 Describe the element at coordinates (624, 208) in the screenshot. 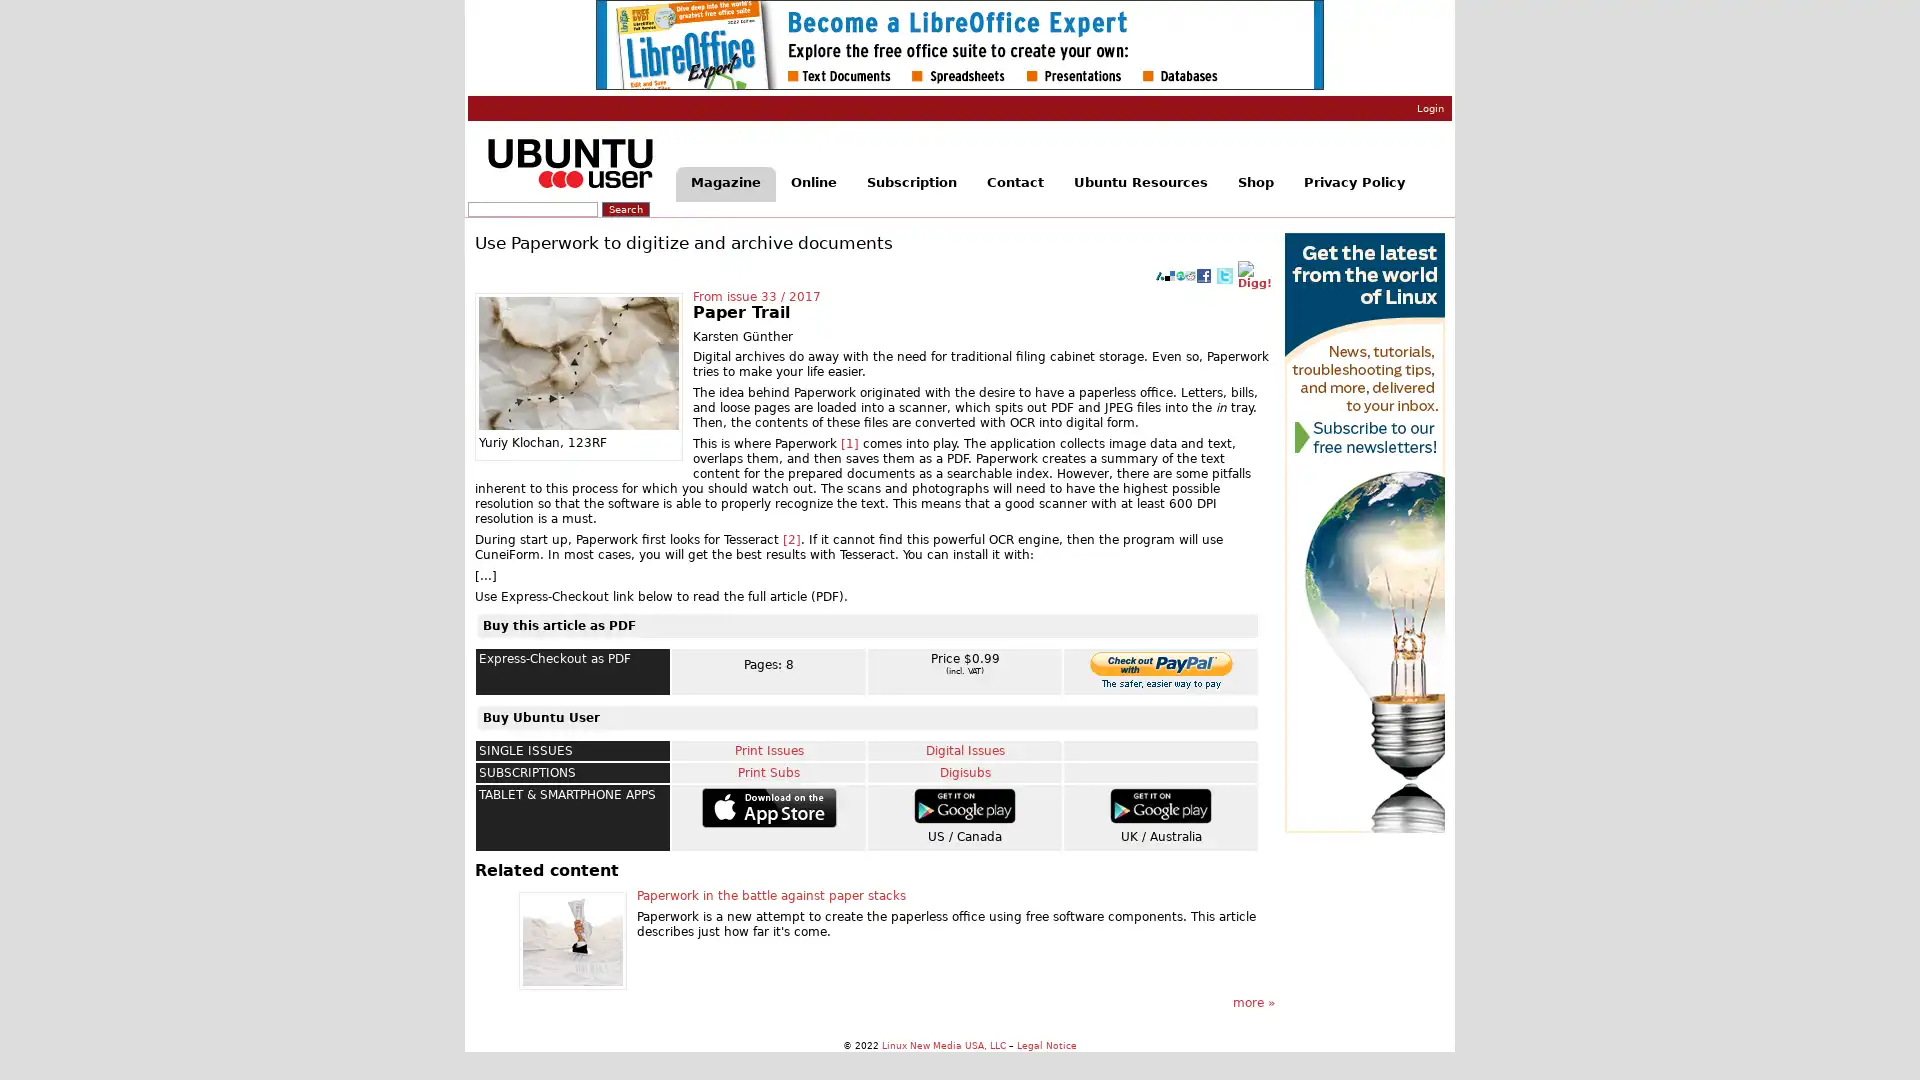

I see `Search` at that location.